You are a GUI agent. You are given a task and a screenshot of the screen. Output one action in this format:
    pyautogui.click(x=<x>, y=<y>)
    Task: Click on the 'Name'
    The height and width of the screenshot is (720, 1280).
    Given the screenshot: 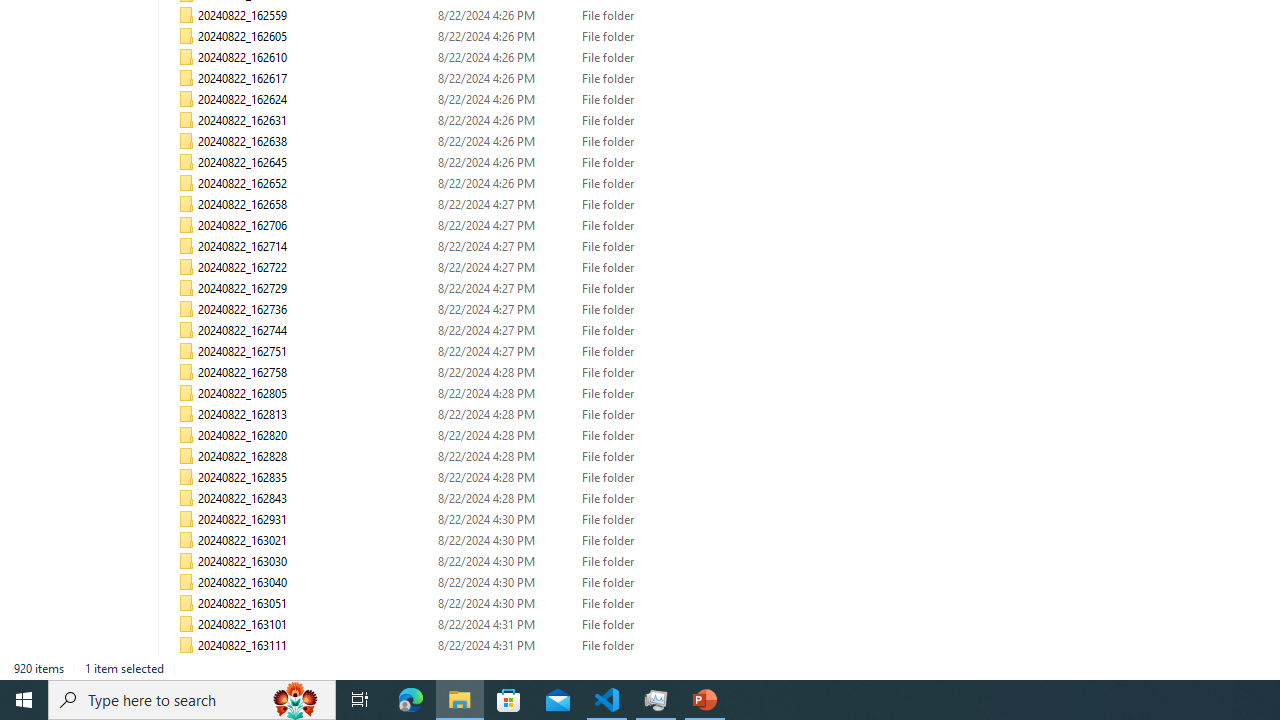 What is the action you would take?
    pyautogui.click(x=313, y=667)
    